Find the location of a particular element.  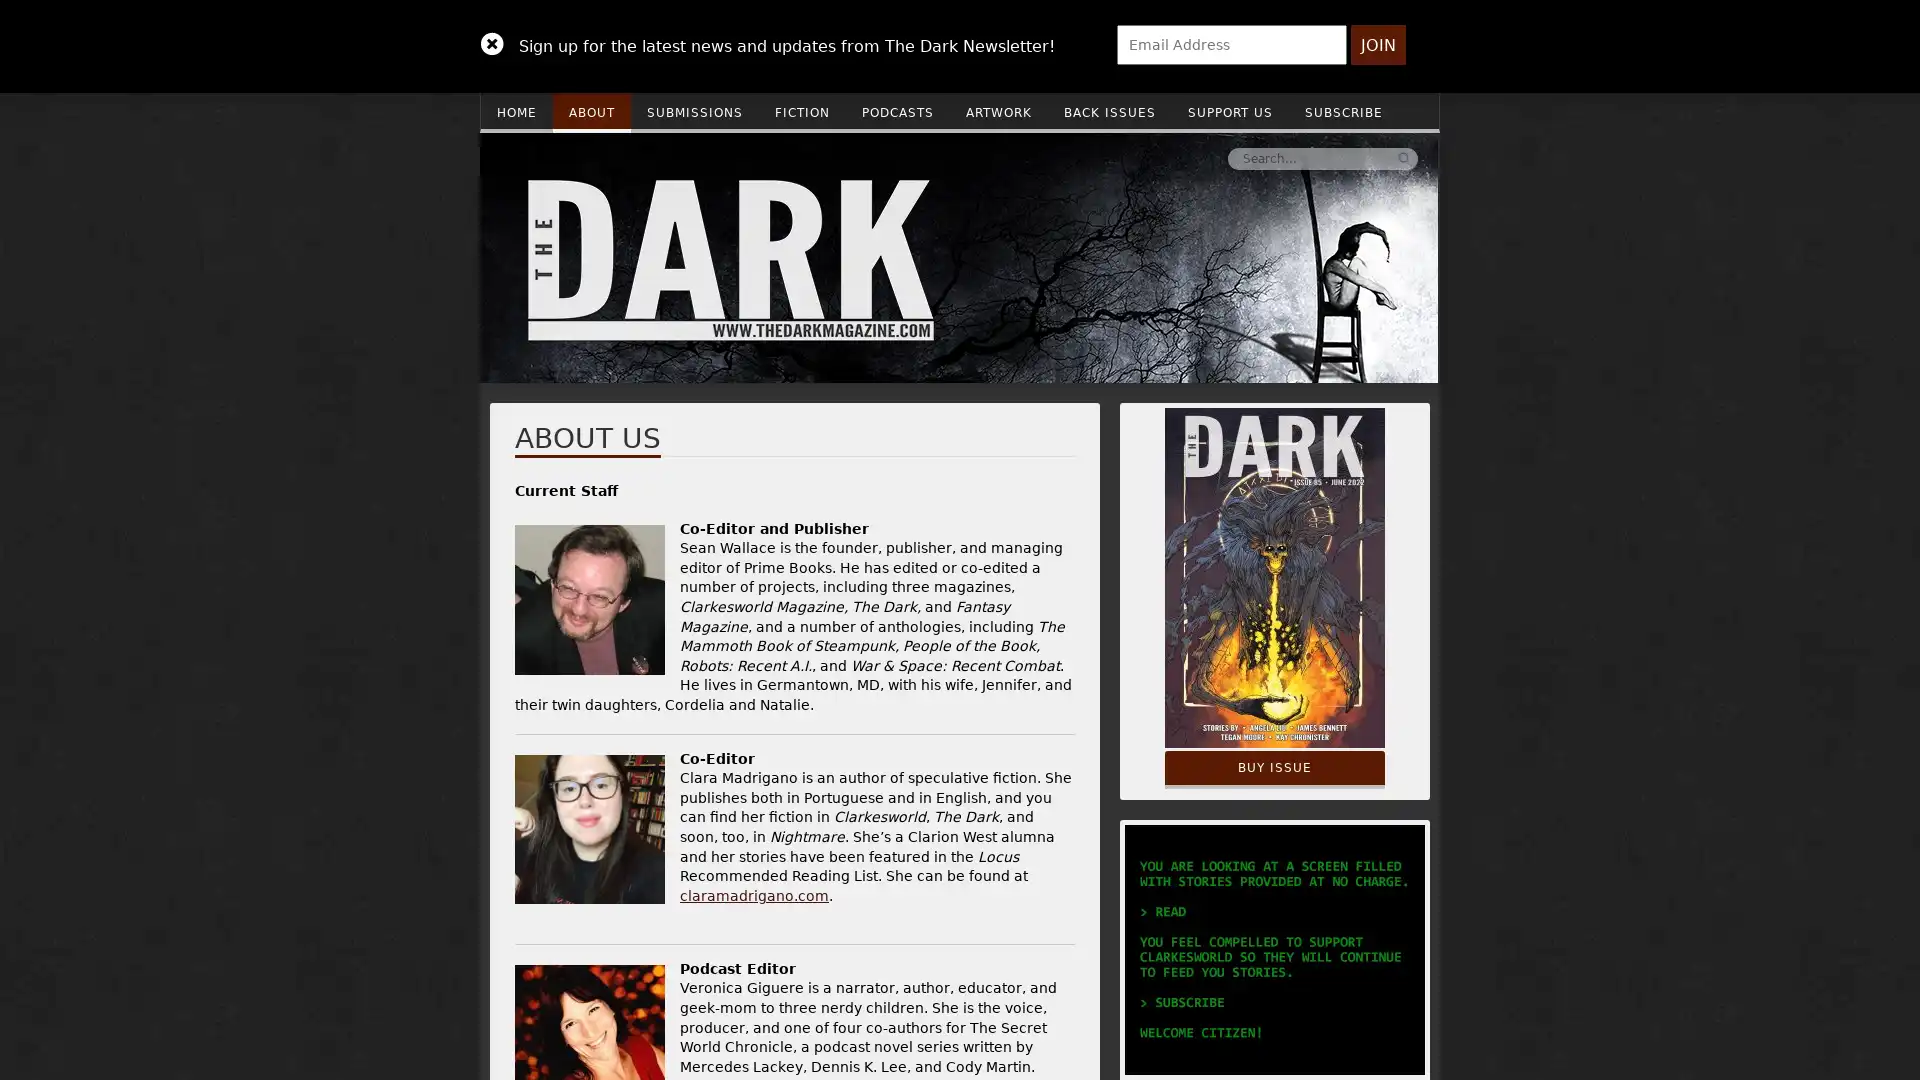

Search is located at coordinates (1103, 157).